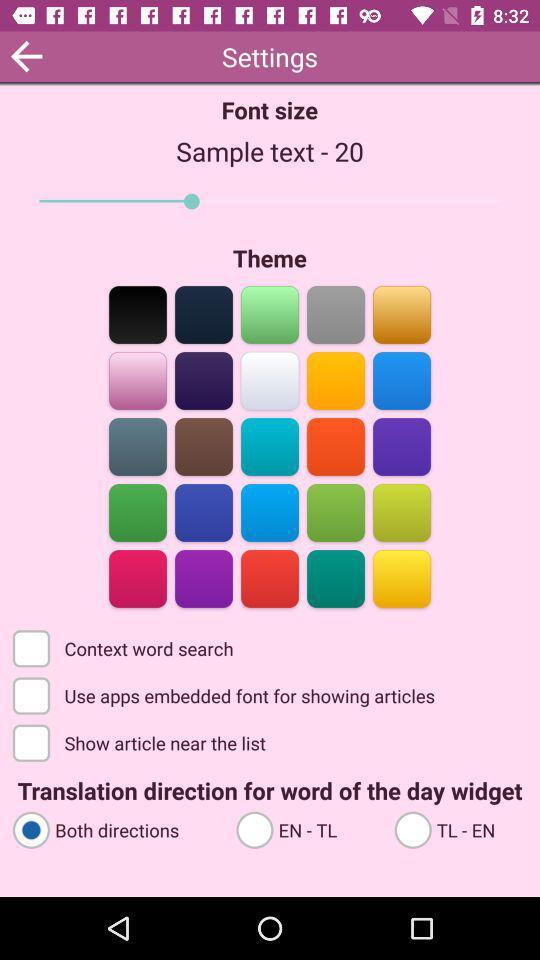 The width and height of the screenshot is (540, 960). Describe the element at coordinates (270, 577) in the screenshot. I see `theme option` at that location.